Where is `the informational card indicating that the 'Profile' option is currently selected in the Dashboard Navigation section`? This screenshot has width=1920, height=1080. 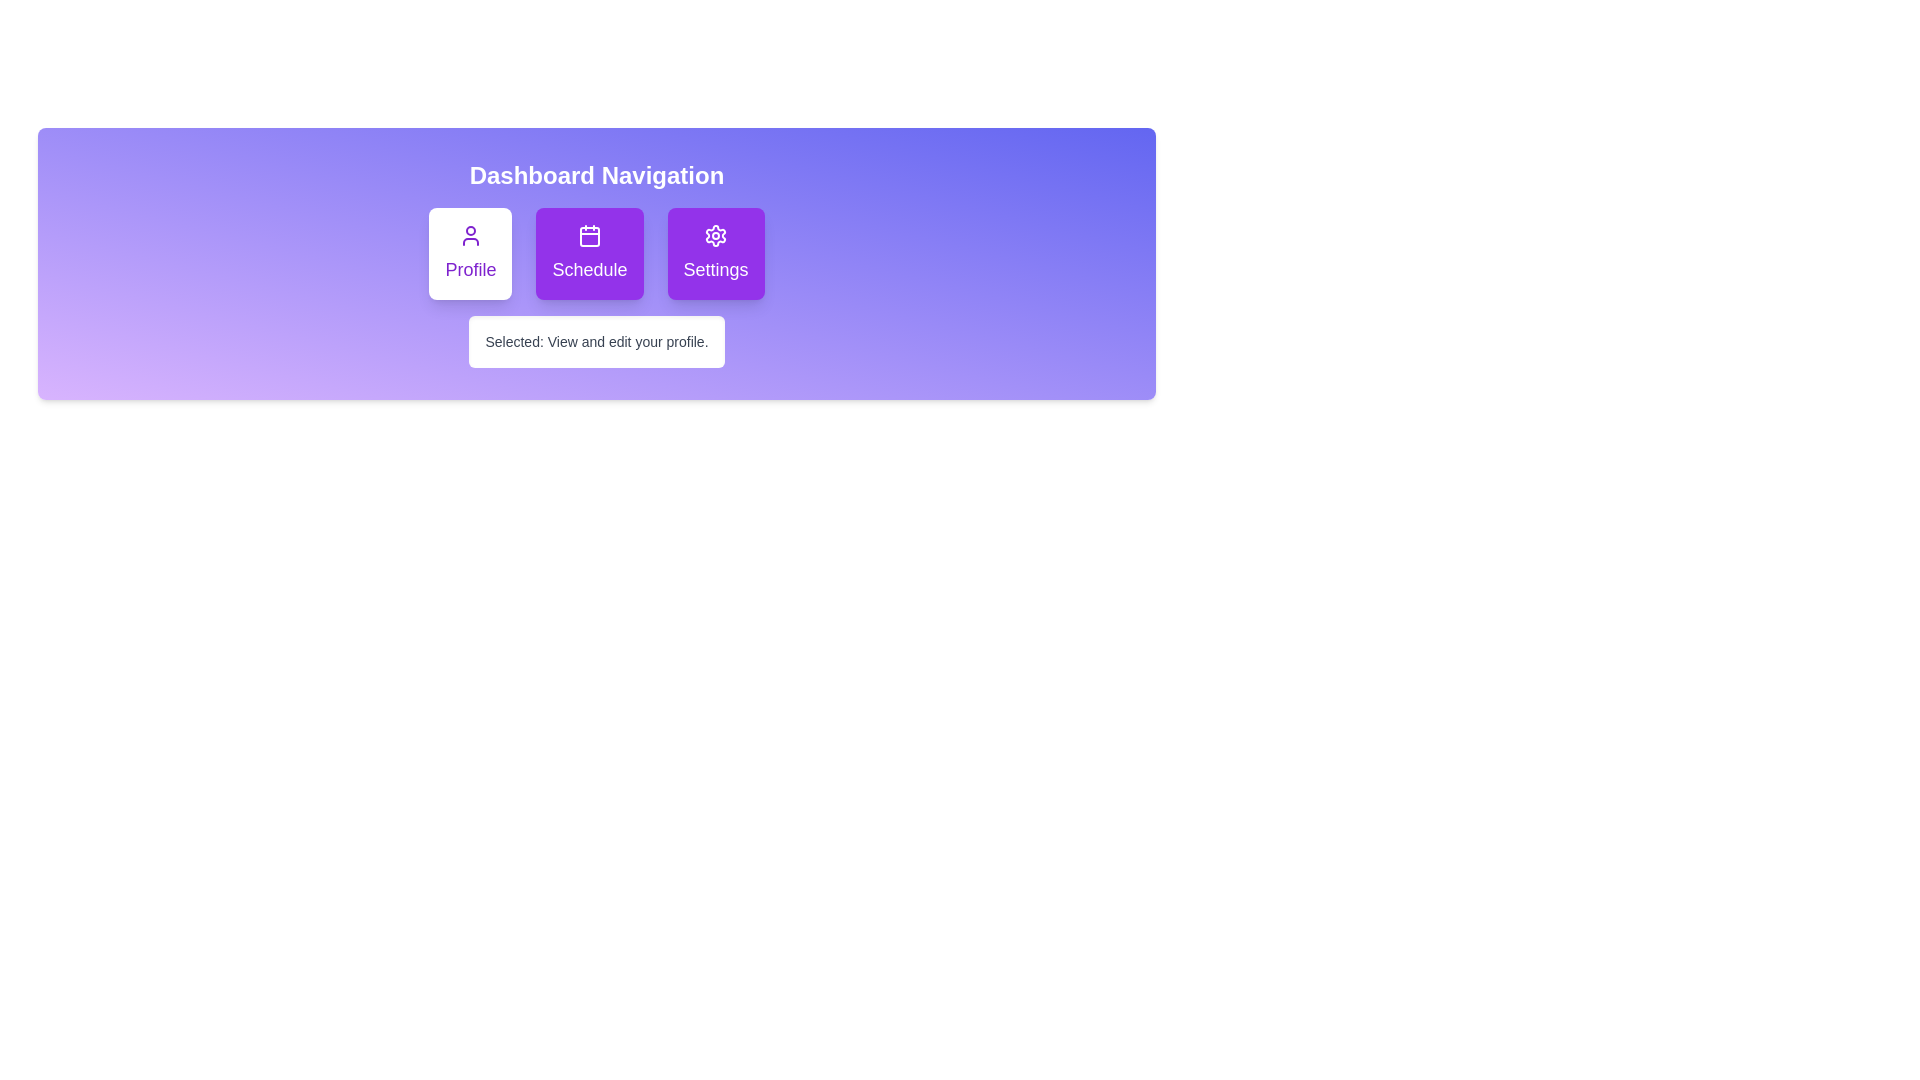
the informational card indicating that the 'Profile' option is currently selected in the Dashboard Navigation section is located at coordinates (595, 341).